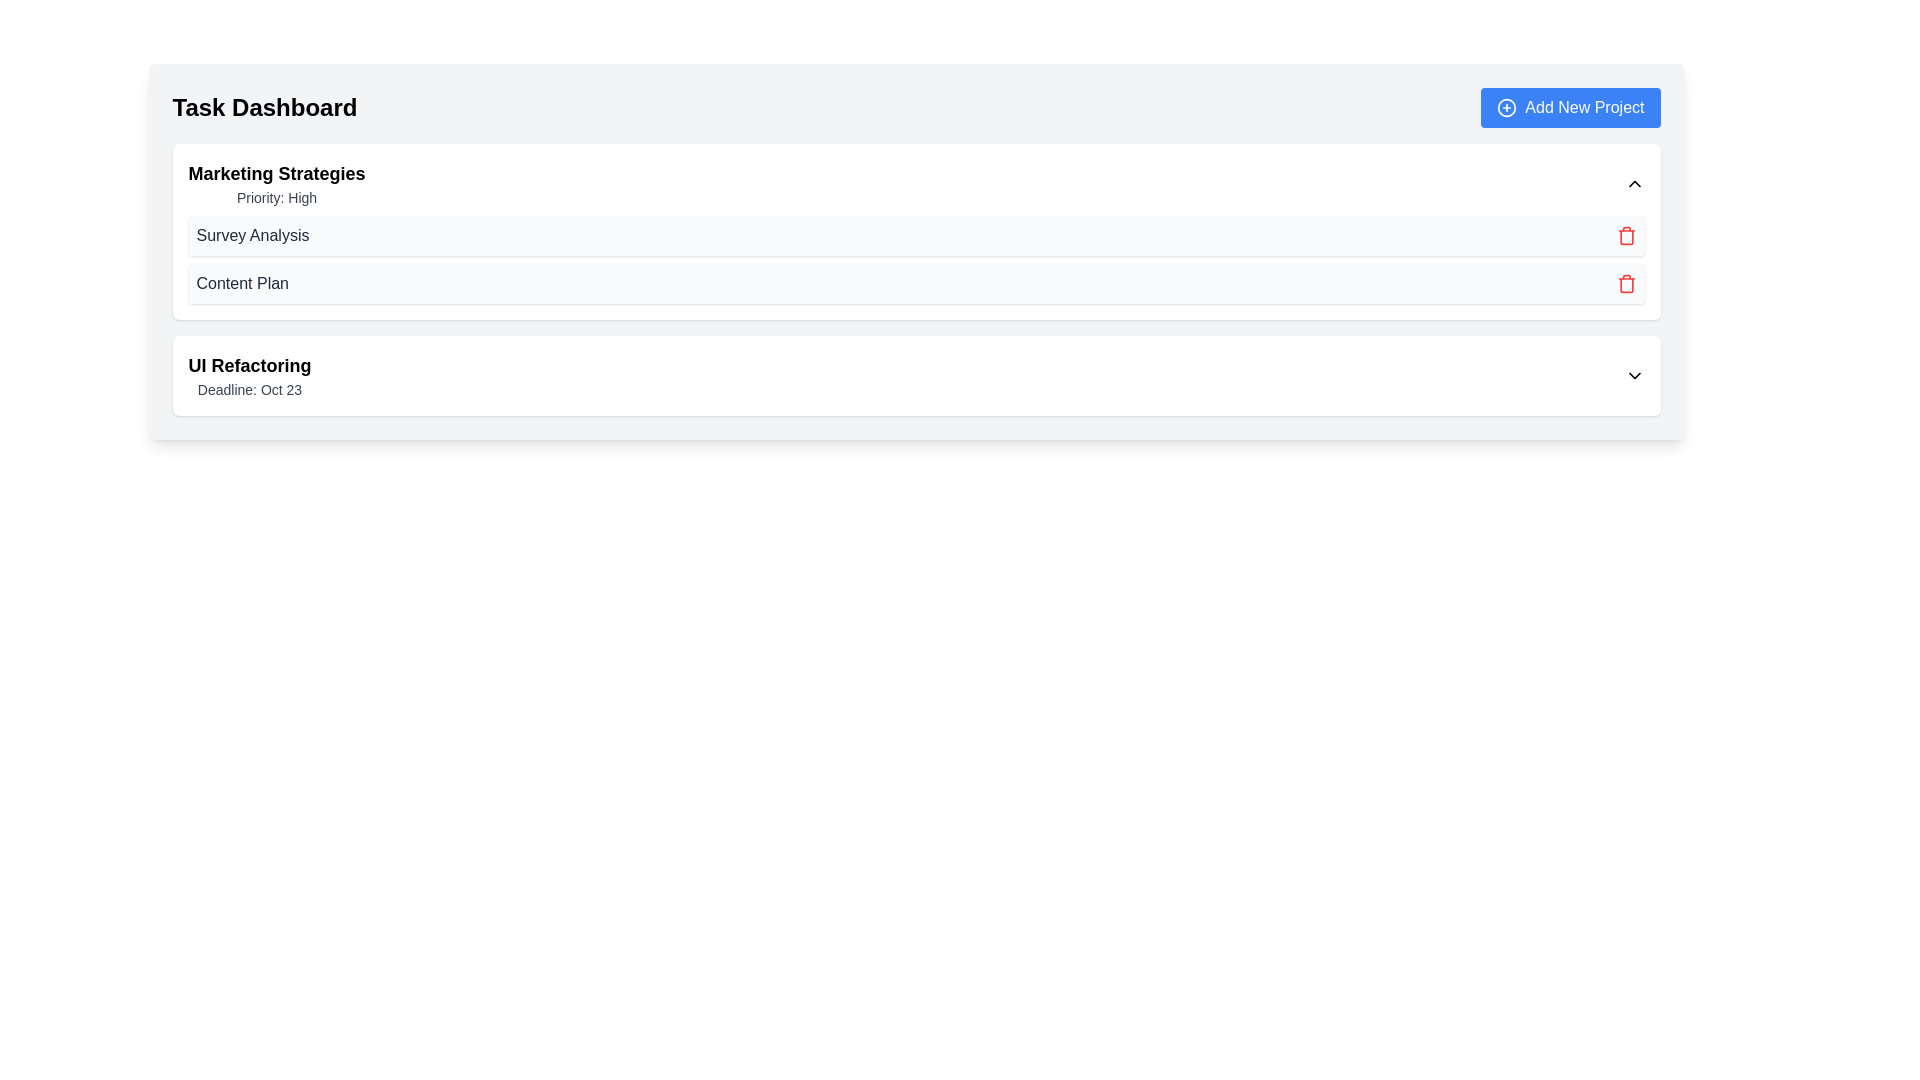 The width and height of the screenshot is (1920, 1080). I want to click on the Header text displaying 'Task Dashboard', which is styled in bold and positioned at the top-left area of the interface, before the 'Add New Project' button, so click(263, 108).